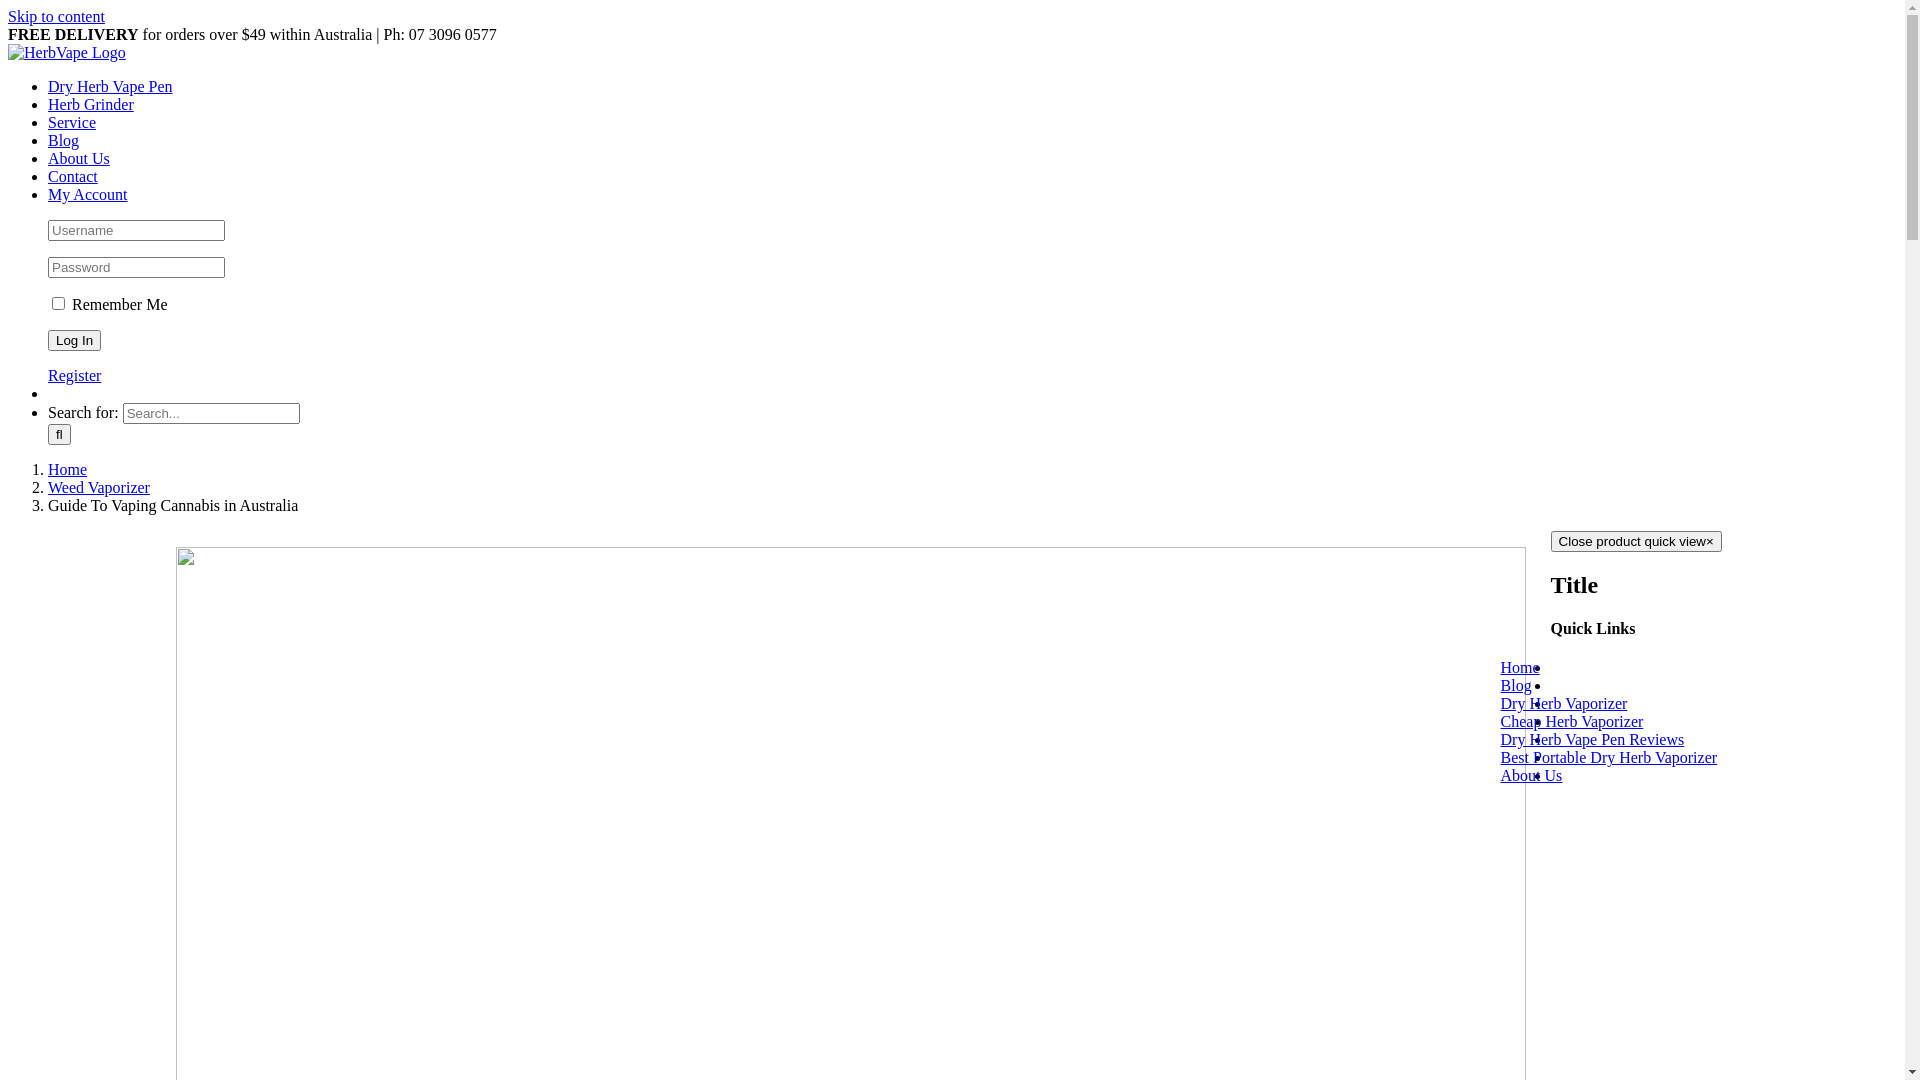 This screenshot has width=1920, height=1080. Describe the element at coordinates (98, 487) in the screenshot. I see `'Weed Vaporizer'` at that location.